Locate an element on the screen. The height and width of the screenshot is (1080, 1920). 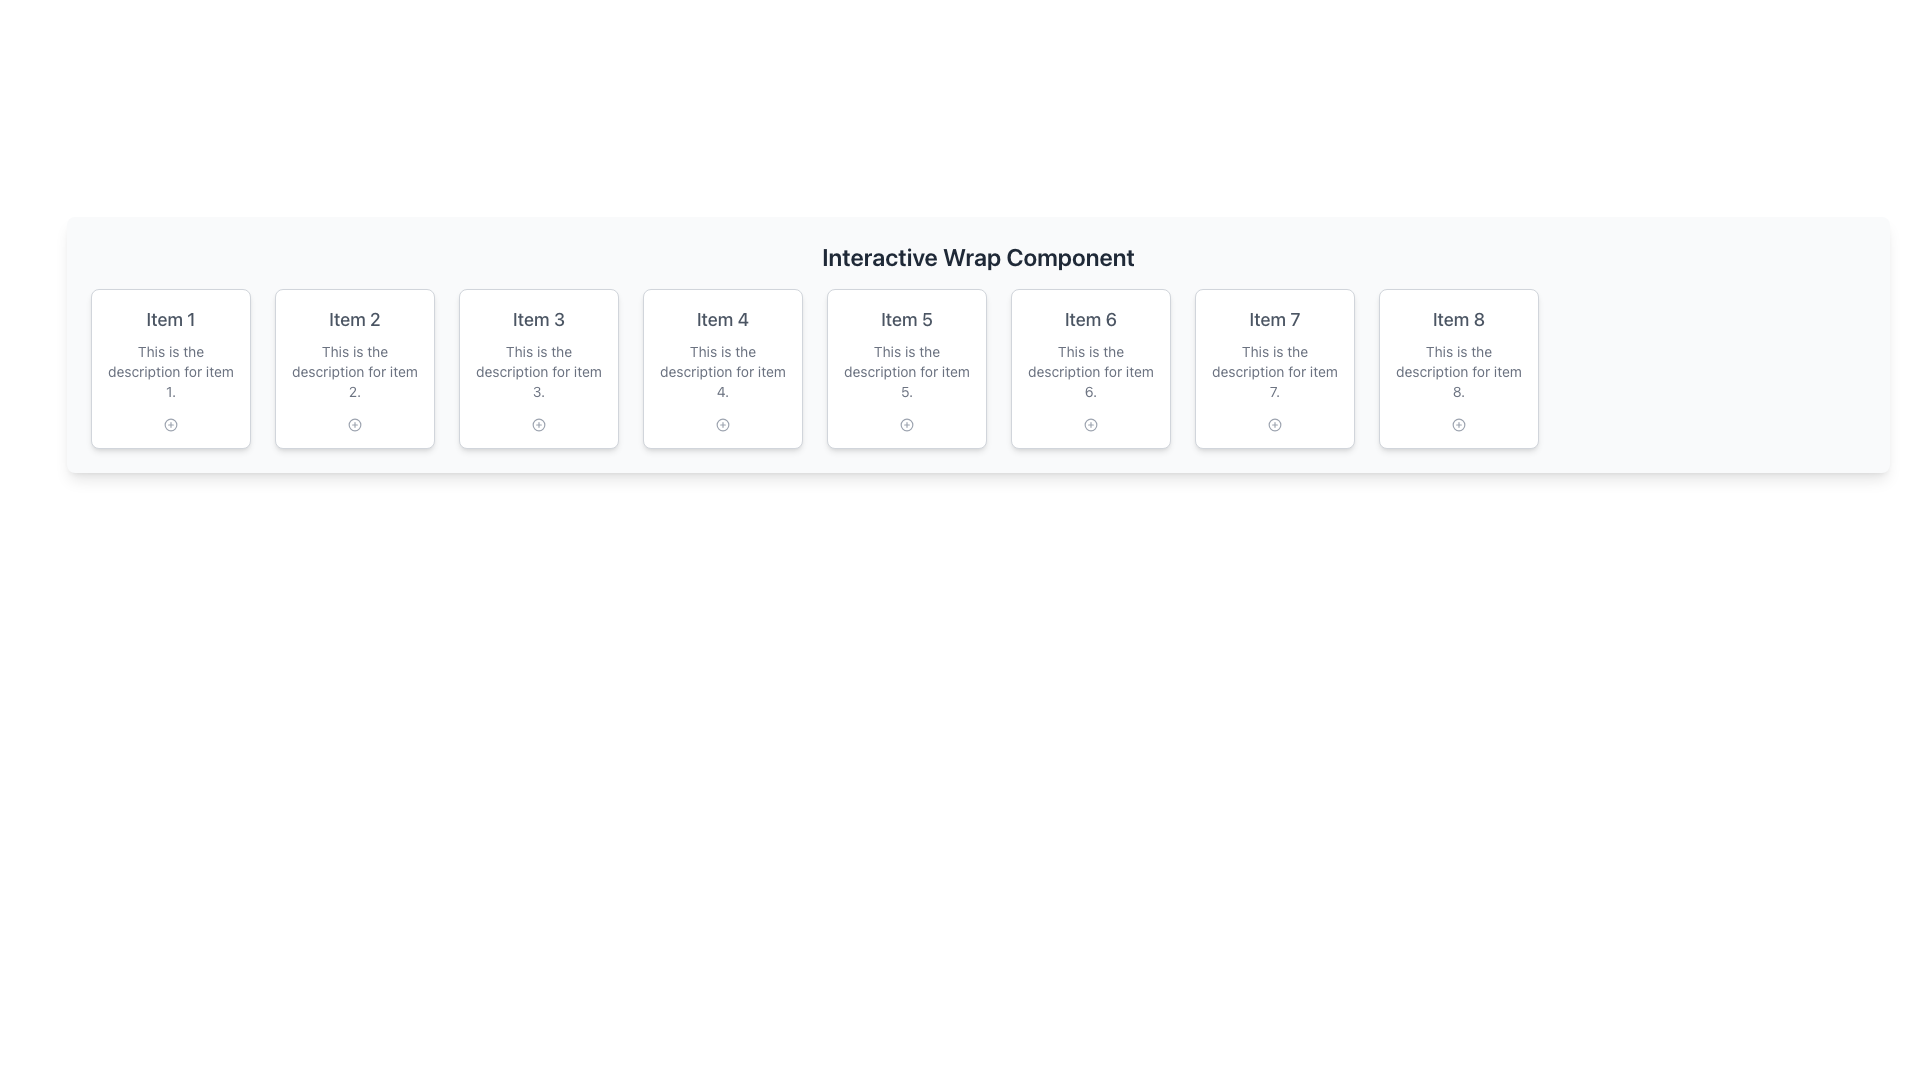
the sixth card in the grid that displays a title, description, and an icon, located in the center-right of the interface is located at coordinates (1089, 369).